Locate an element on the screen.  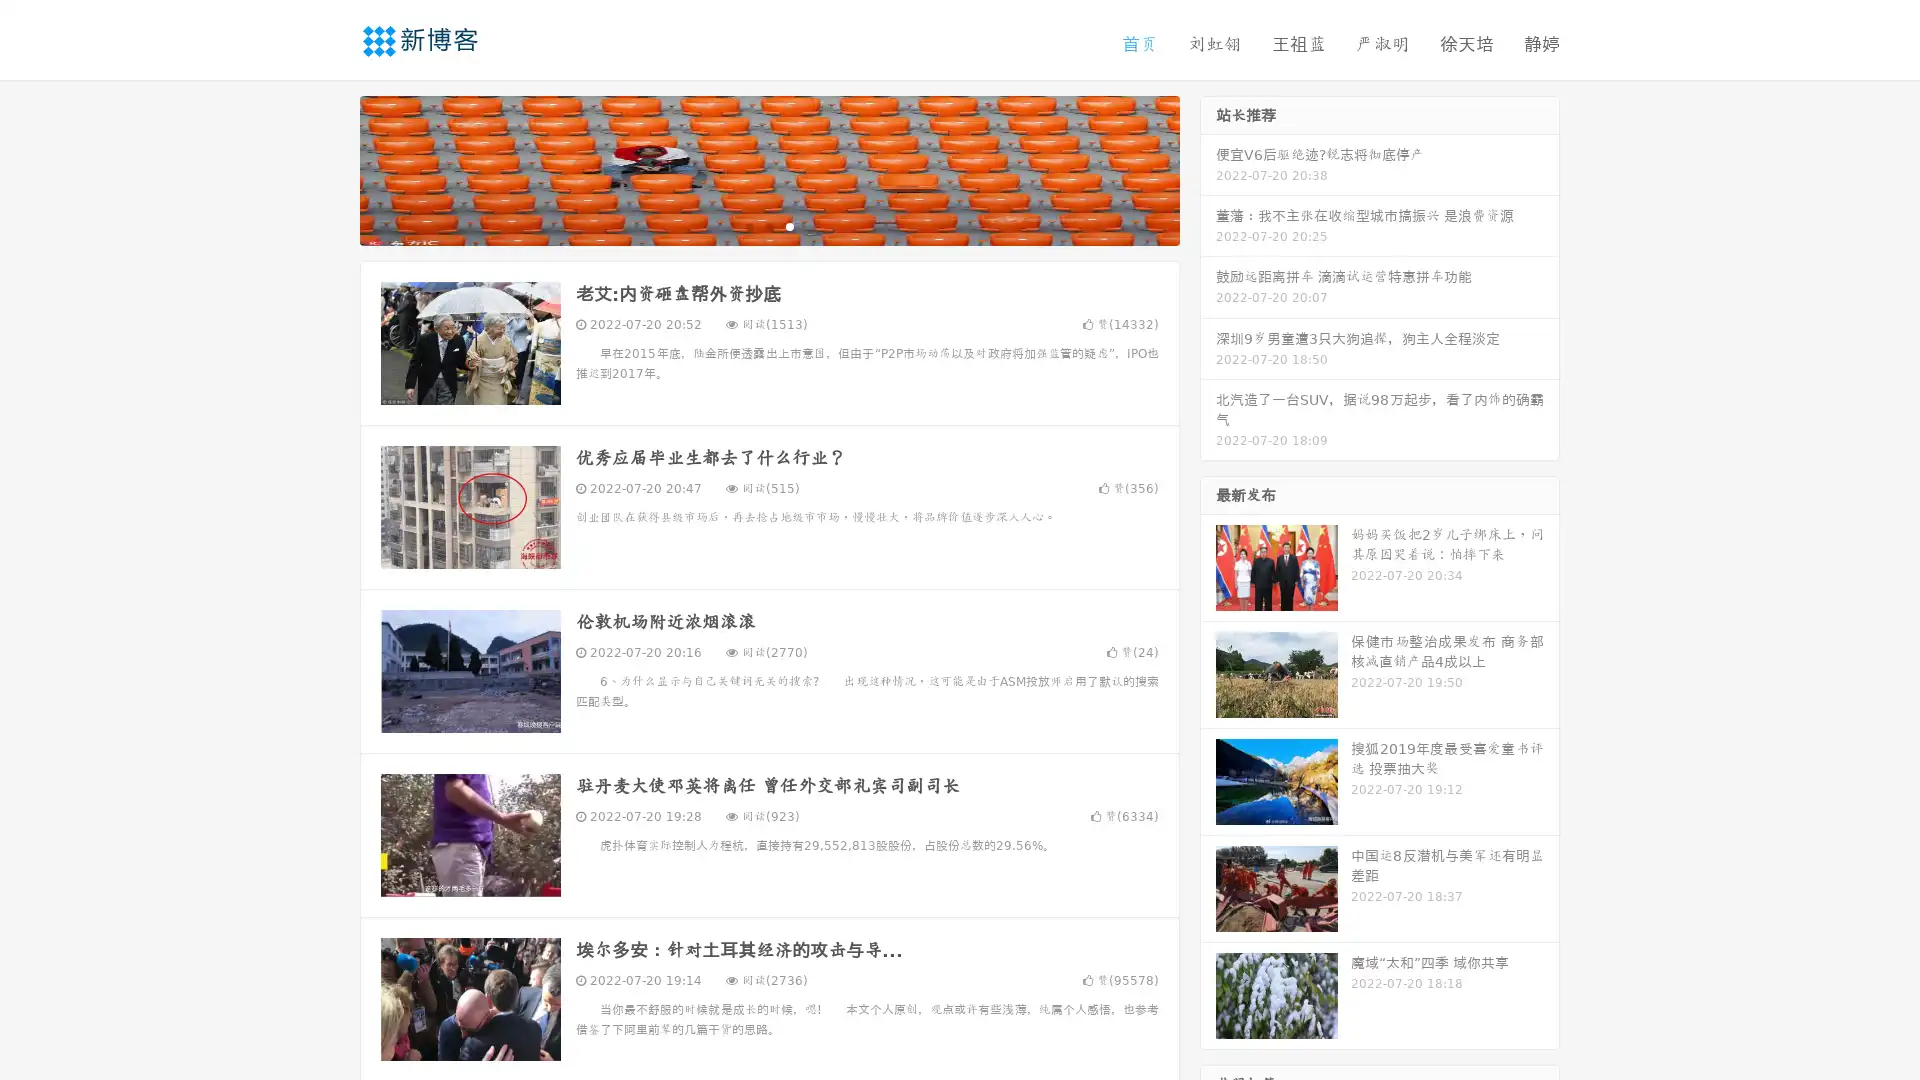
Previous slide is located at coordinates (330, 168).